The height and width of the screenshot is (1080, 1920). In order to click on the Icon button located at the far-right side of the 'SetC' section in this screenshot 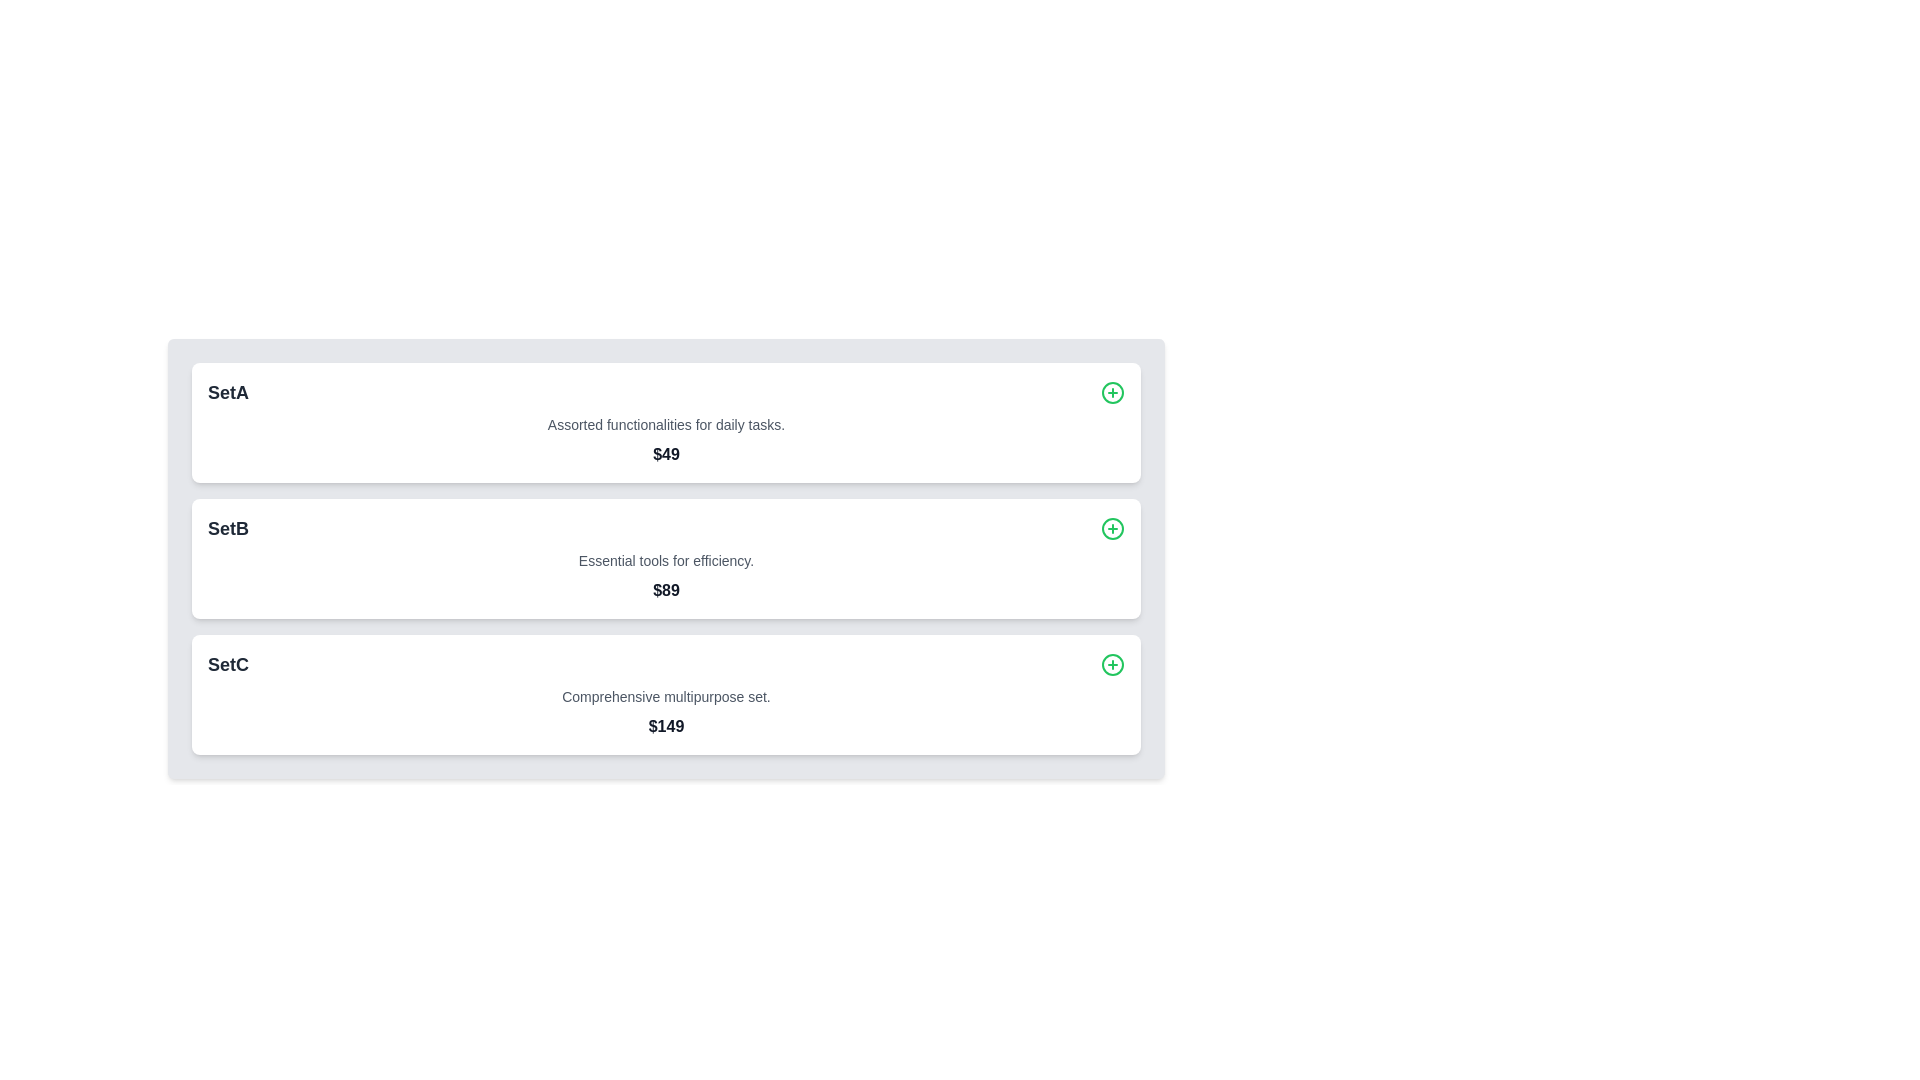, I will do `click(1112, 664)`.